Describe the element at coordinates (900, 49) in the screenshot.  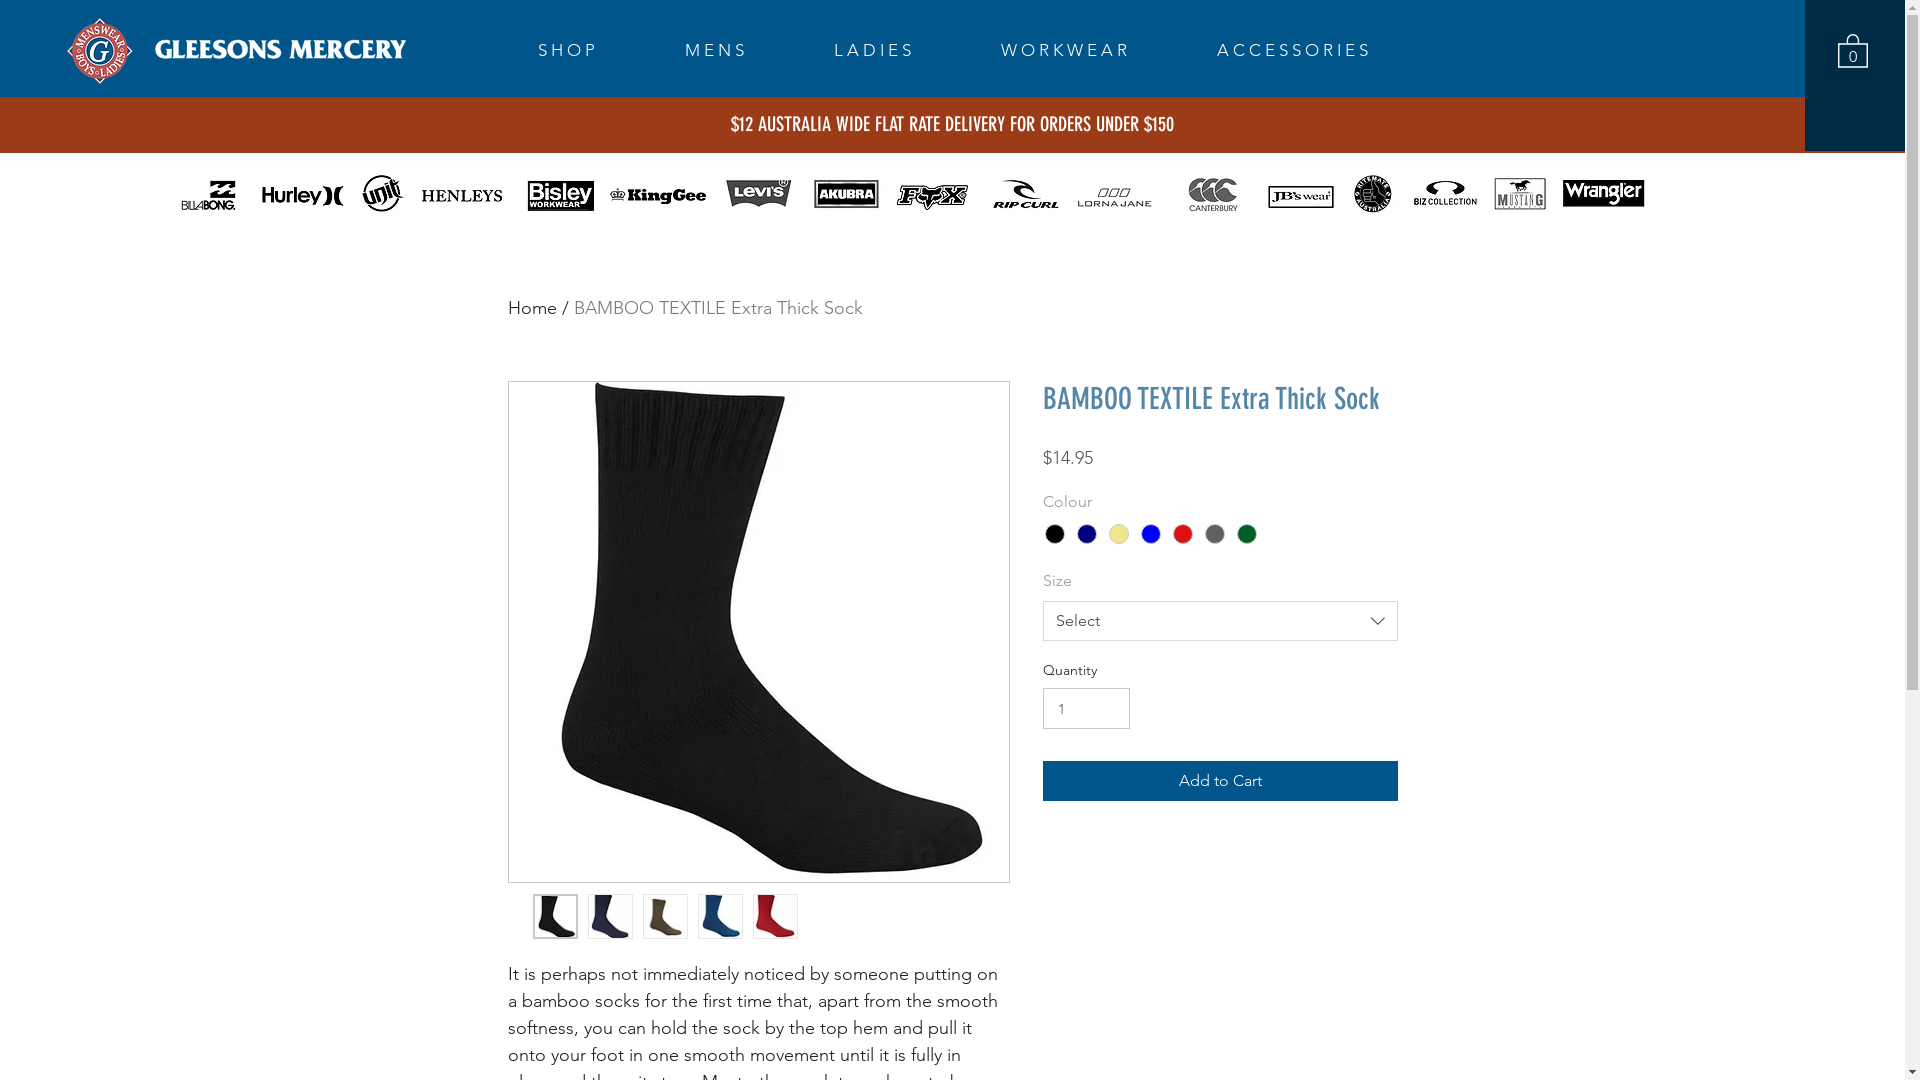
I see `'L A D I E S'` at that location.